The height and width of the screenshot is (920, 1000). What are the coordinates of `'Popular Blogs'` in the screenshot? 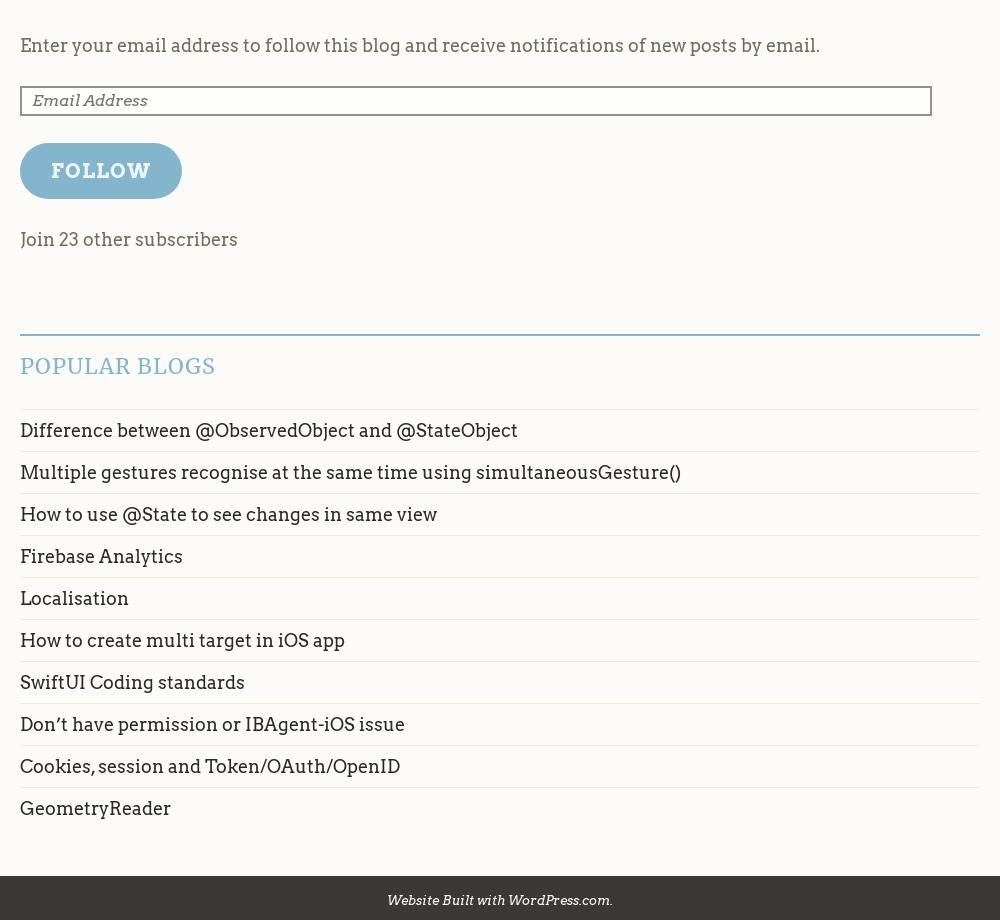 It's located at (117, 364).